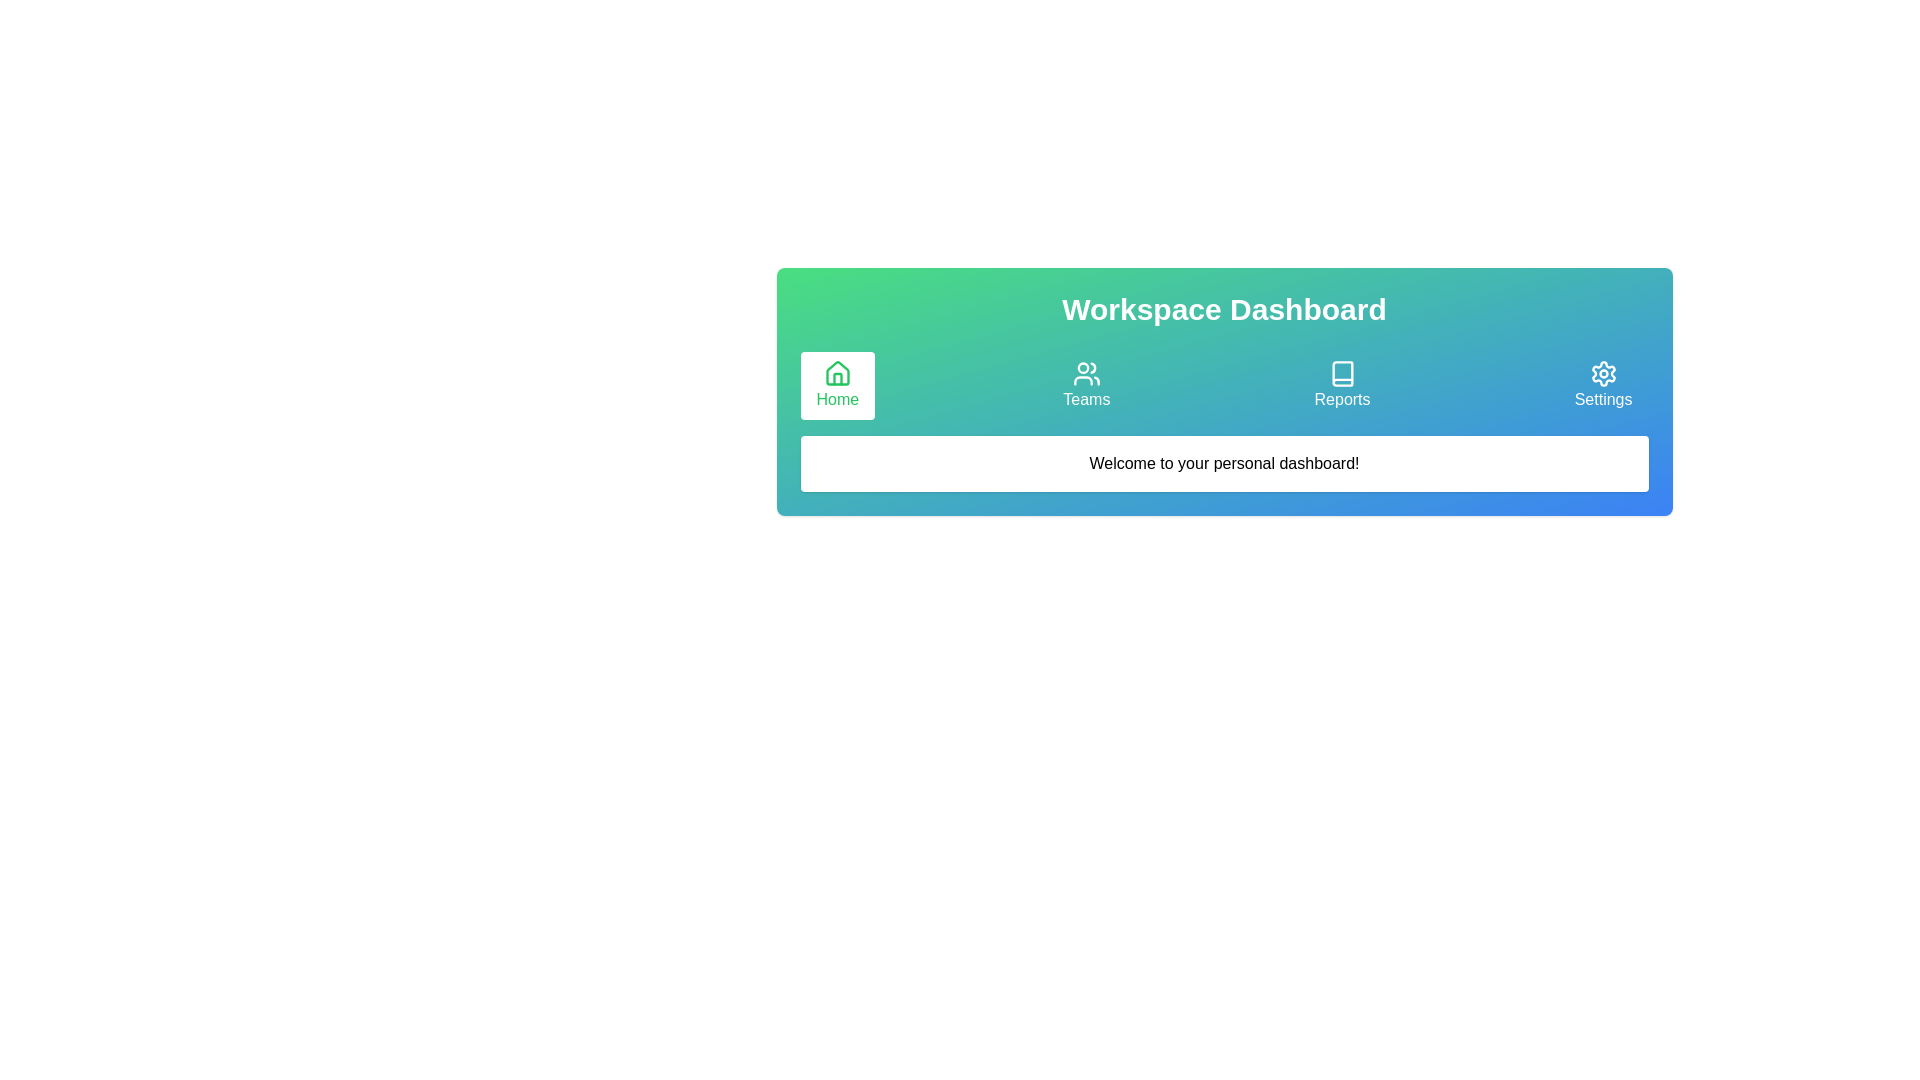 The image size is (1920, 1080). Describe the element at coordinates (837, 374) in the screenshot. I see `the house icon located at the top of the 'Home' button in the navigation bar` at that location.